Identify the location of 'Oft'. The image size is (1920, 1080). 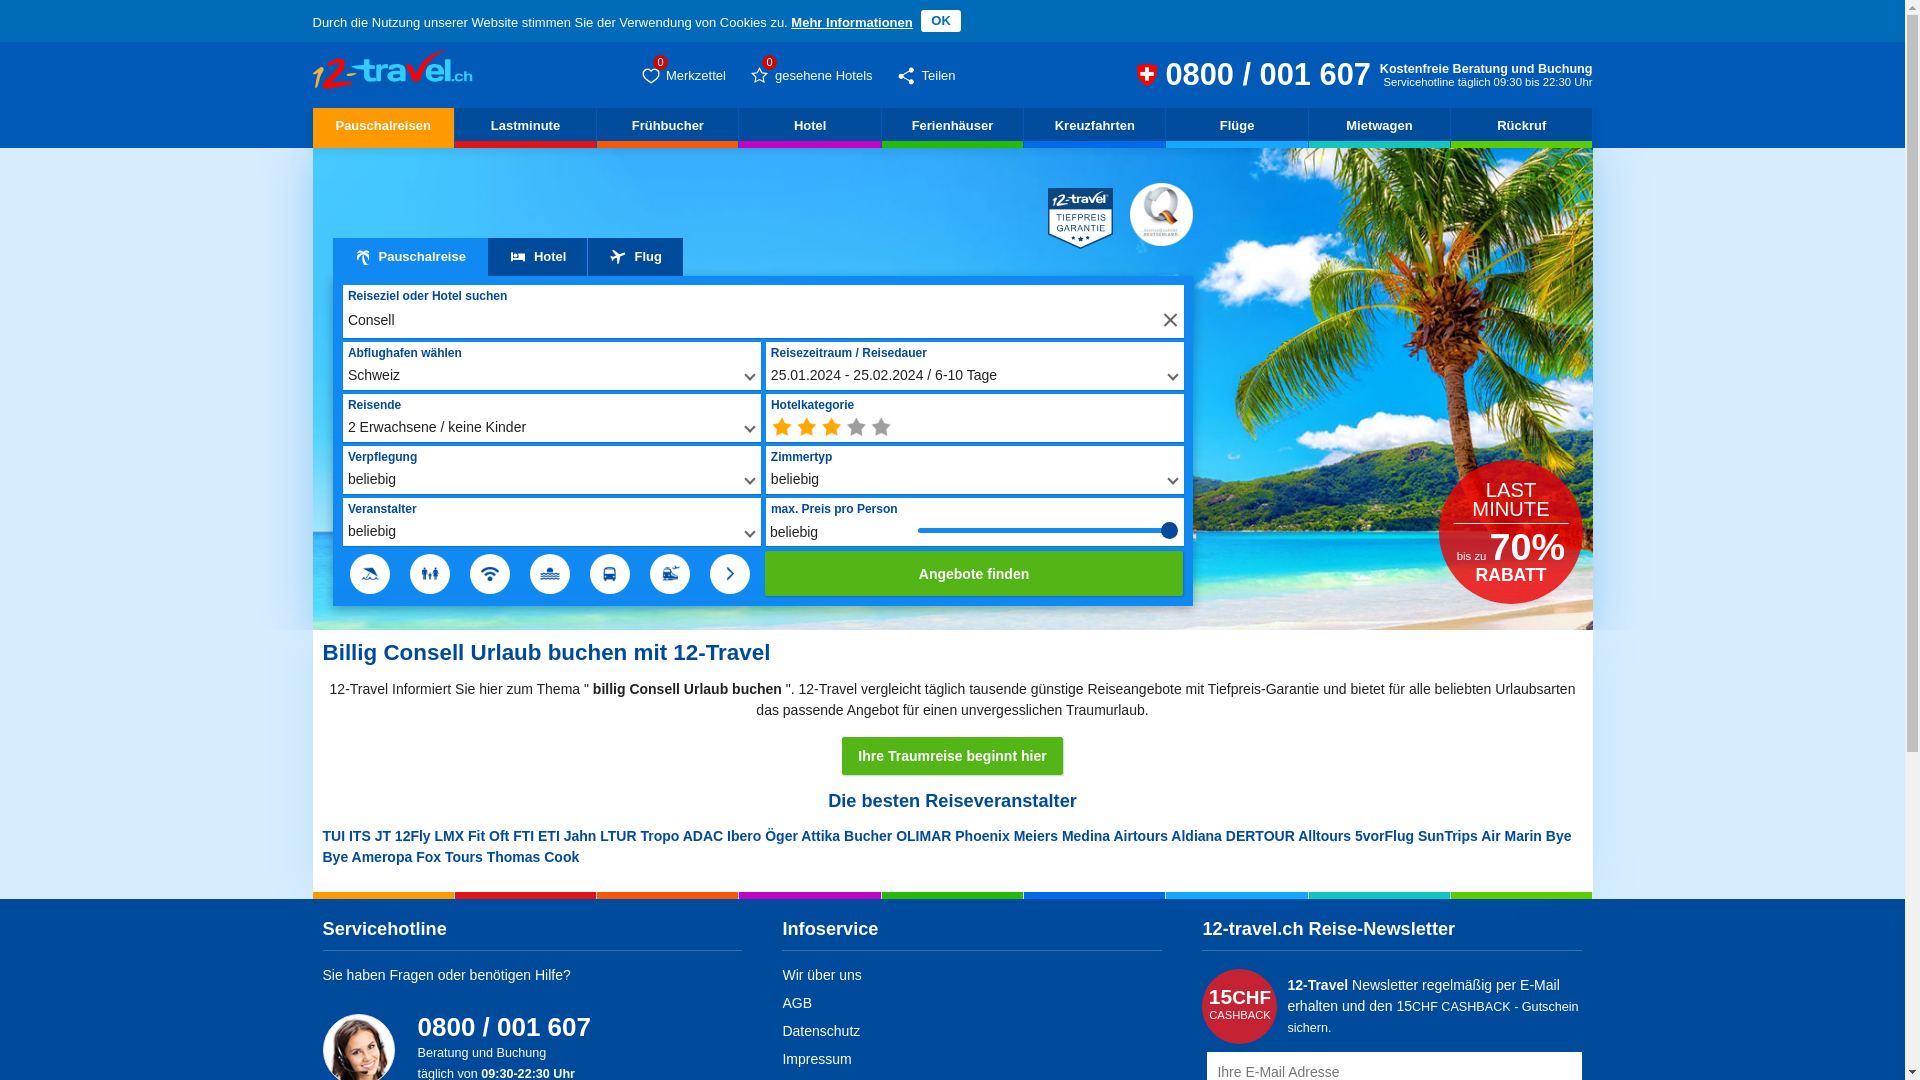
(499, 836).